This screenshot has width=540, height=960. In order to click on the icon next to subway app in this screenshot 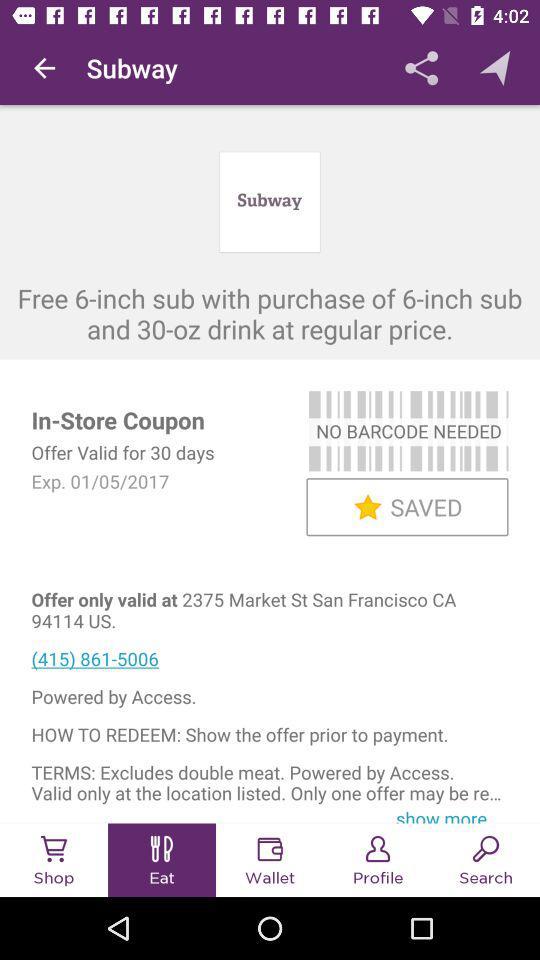, I will do `click(44, 68)`.